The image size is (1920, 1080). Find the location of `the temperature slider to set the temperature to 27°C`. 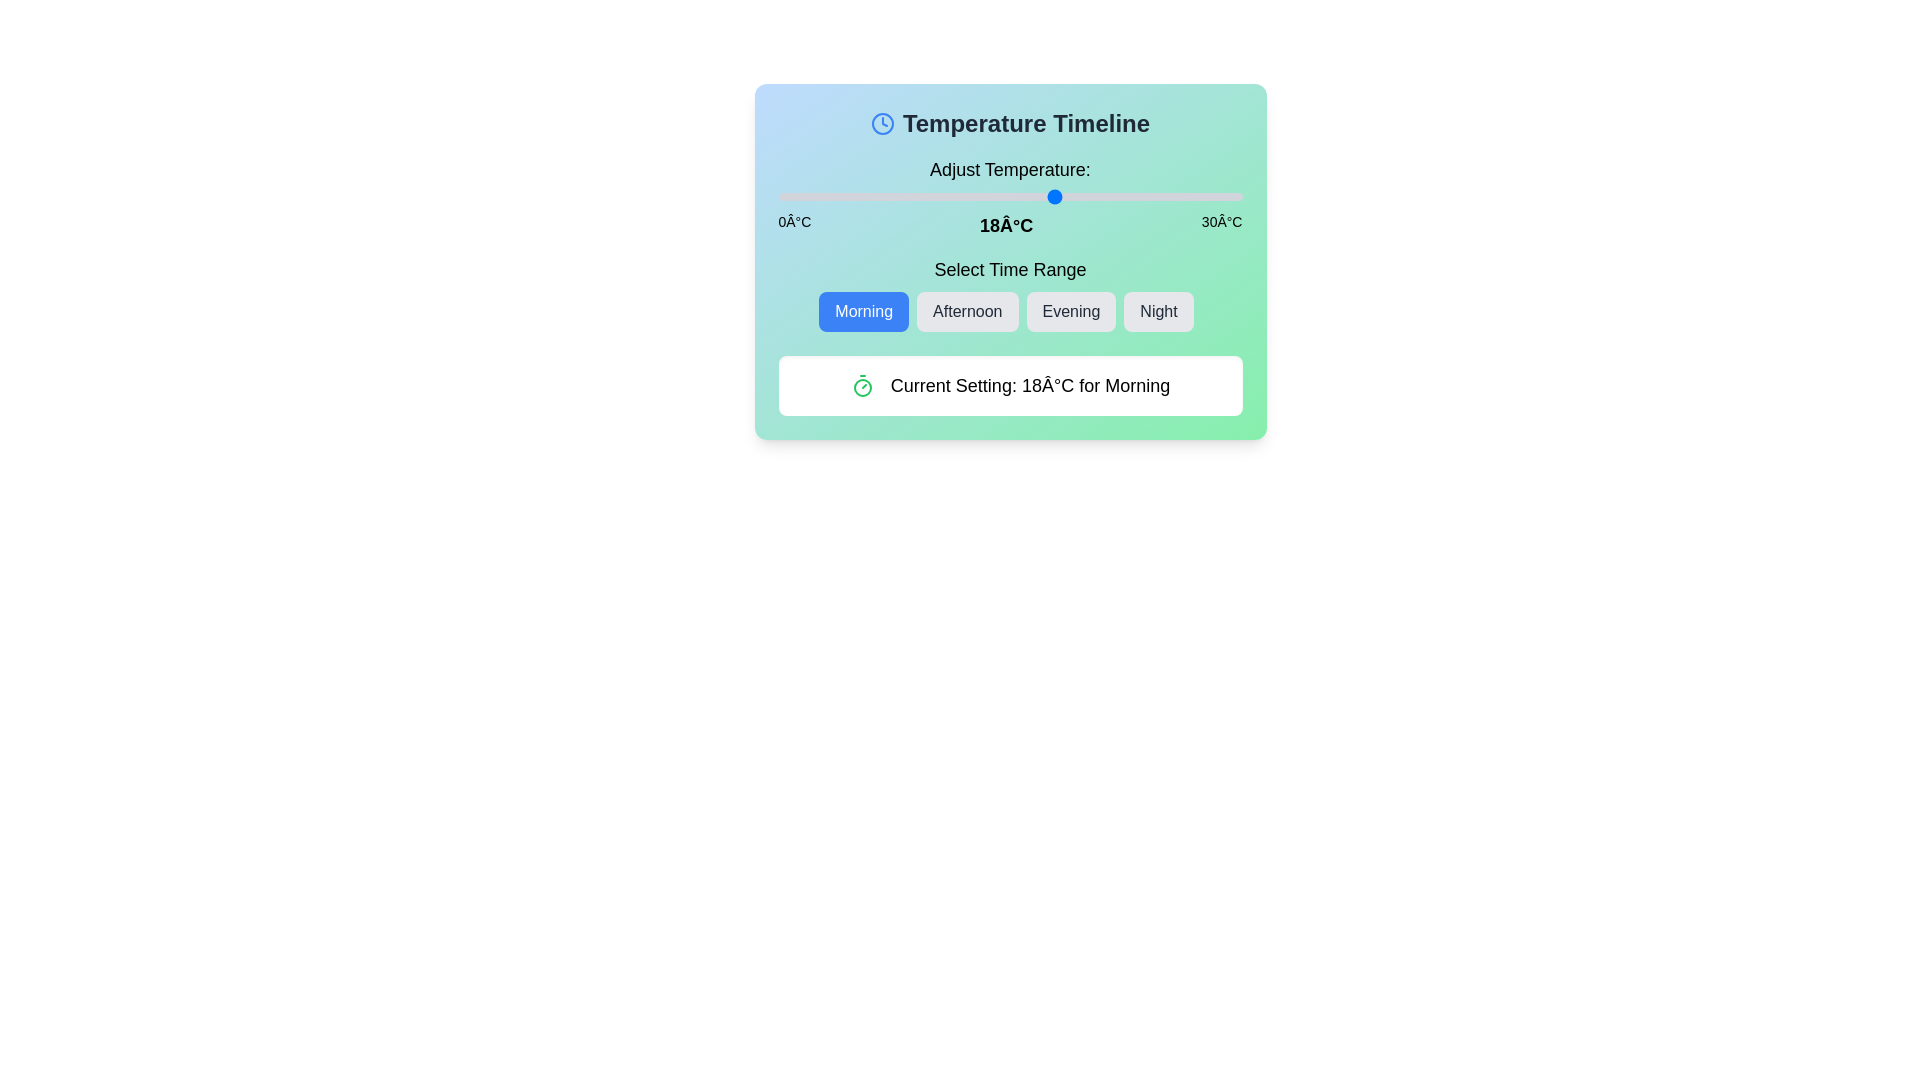

the temperature slider to set the temperature to 27°C is located at coordinates (1196, 196).